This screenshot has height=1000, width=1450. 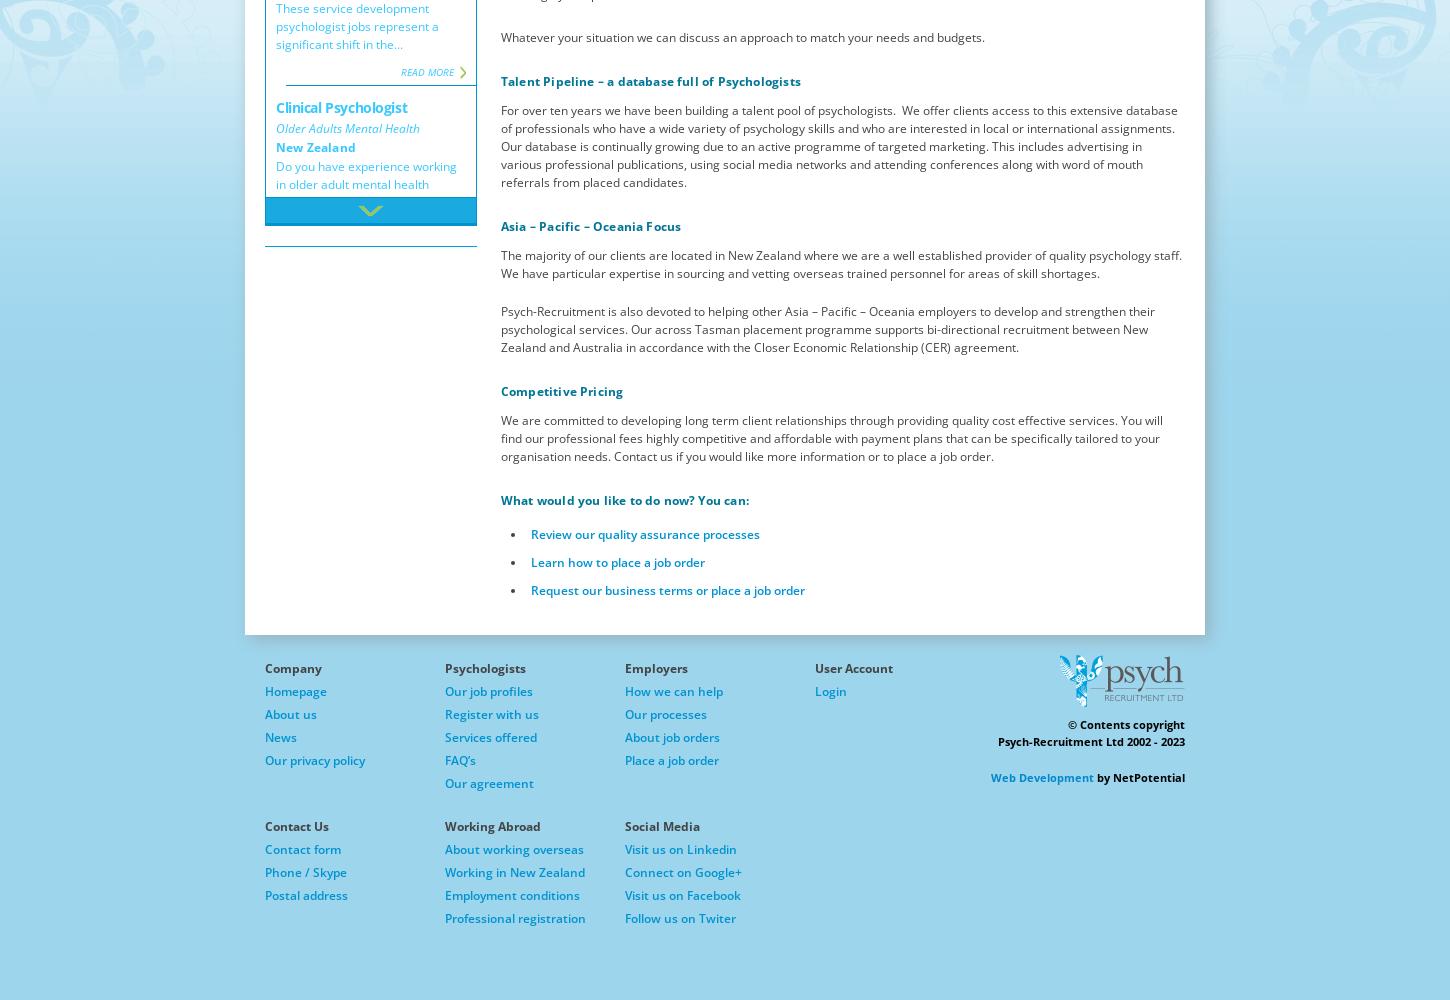 What do you see at coordinates (459, 760) in the screenshot?
I see `'FAQ’s'` at bounding box center [459, 760].